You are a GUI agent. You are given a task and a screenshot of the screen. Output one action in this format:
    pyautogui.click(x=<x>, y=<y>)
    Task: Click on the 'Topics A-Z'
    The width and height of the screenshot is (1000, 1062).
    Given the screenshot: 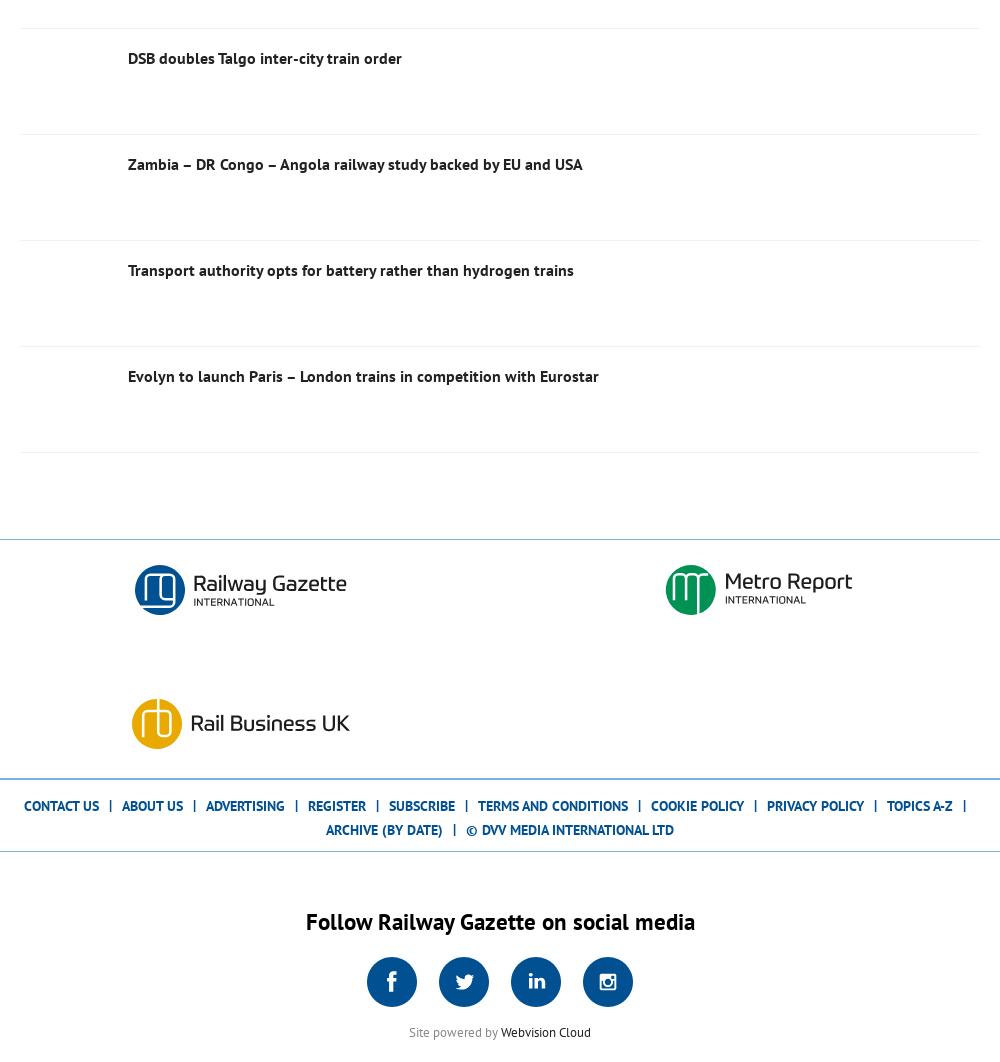 What is the action you would take?
    pyautogui.click(x=920, y=803)
    